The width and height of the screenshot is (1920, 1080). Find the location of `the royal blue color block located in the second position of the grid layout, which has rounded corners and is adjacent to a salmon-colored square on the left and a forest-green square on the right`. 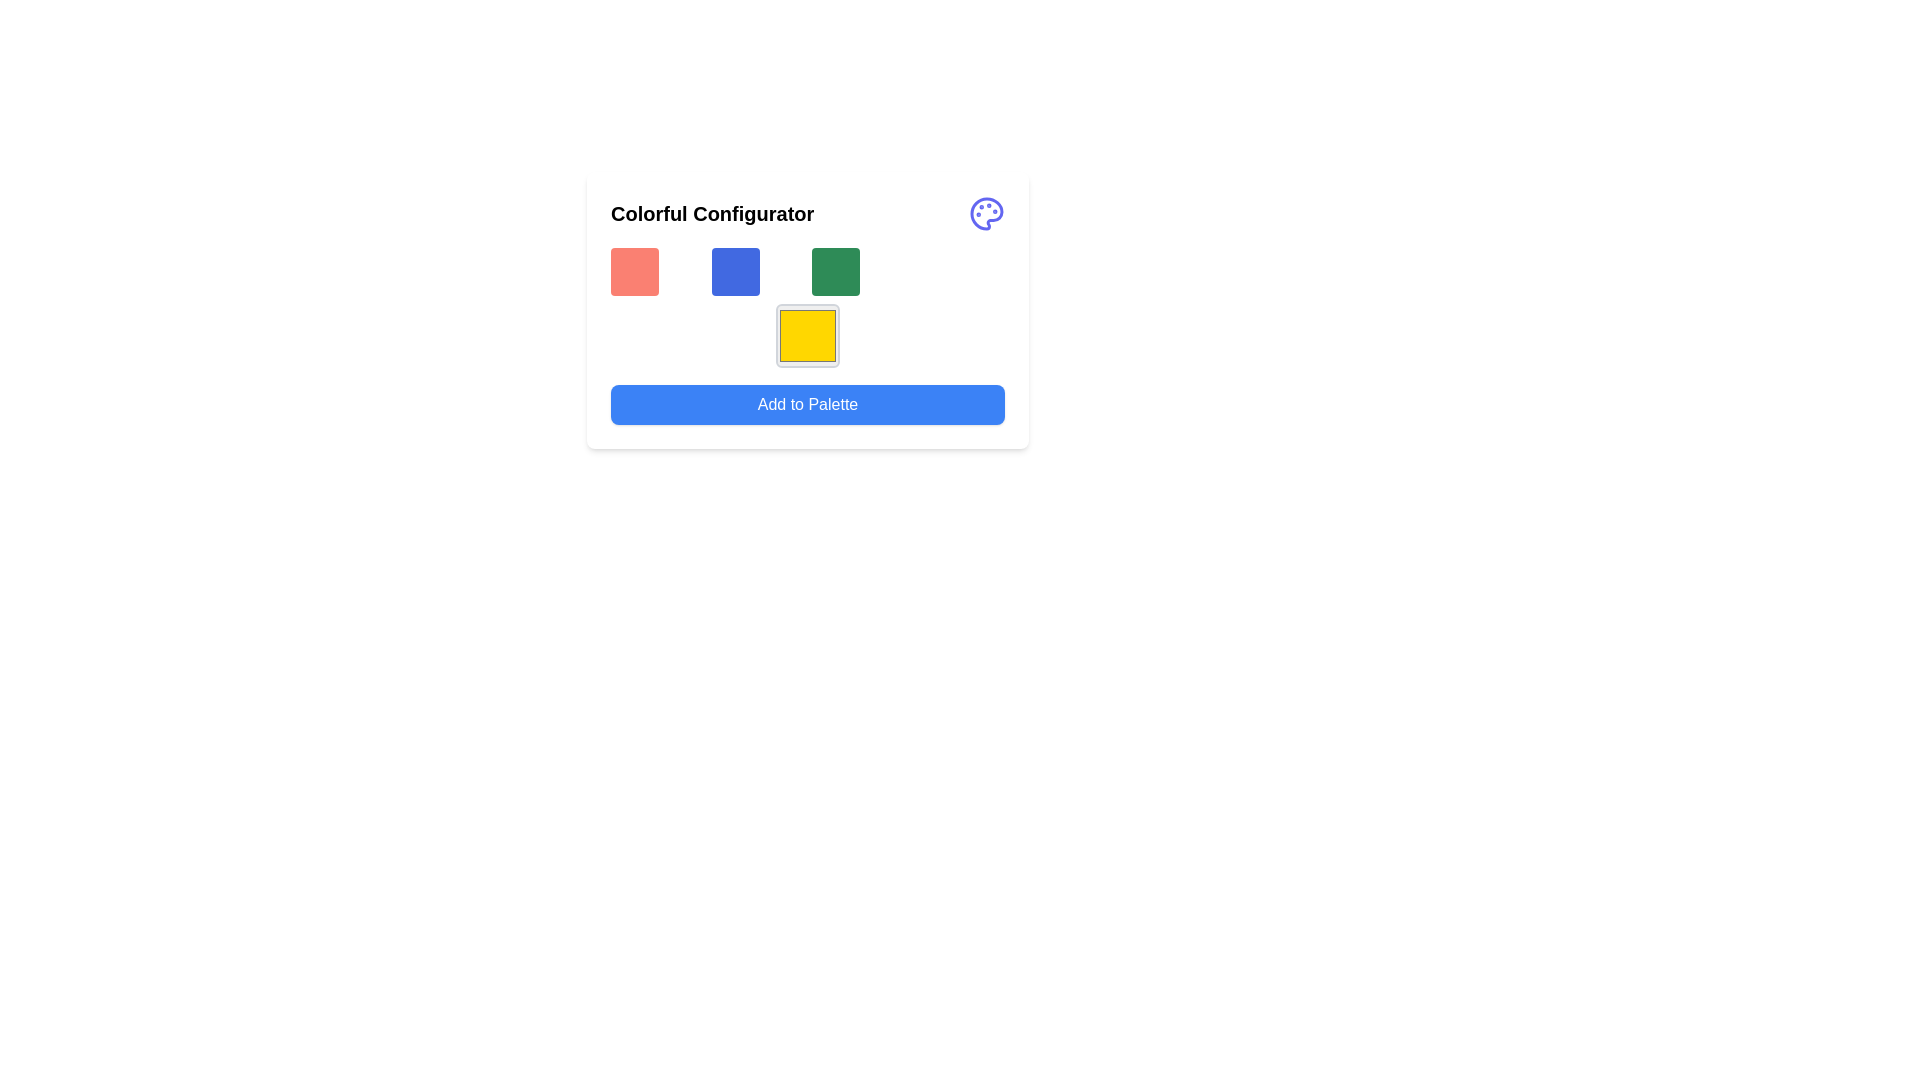

the royal blue color block located in the second position of the grid layout, which has rounded corners and is adjacent to a salmon-colored square on the left and a forest-green square on the right is located at coordinates (734, 272).